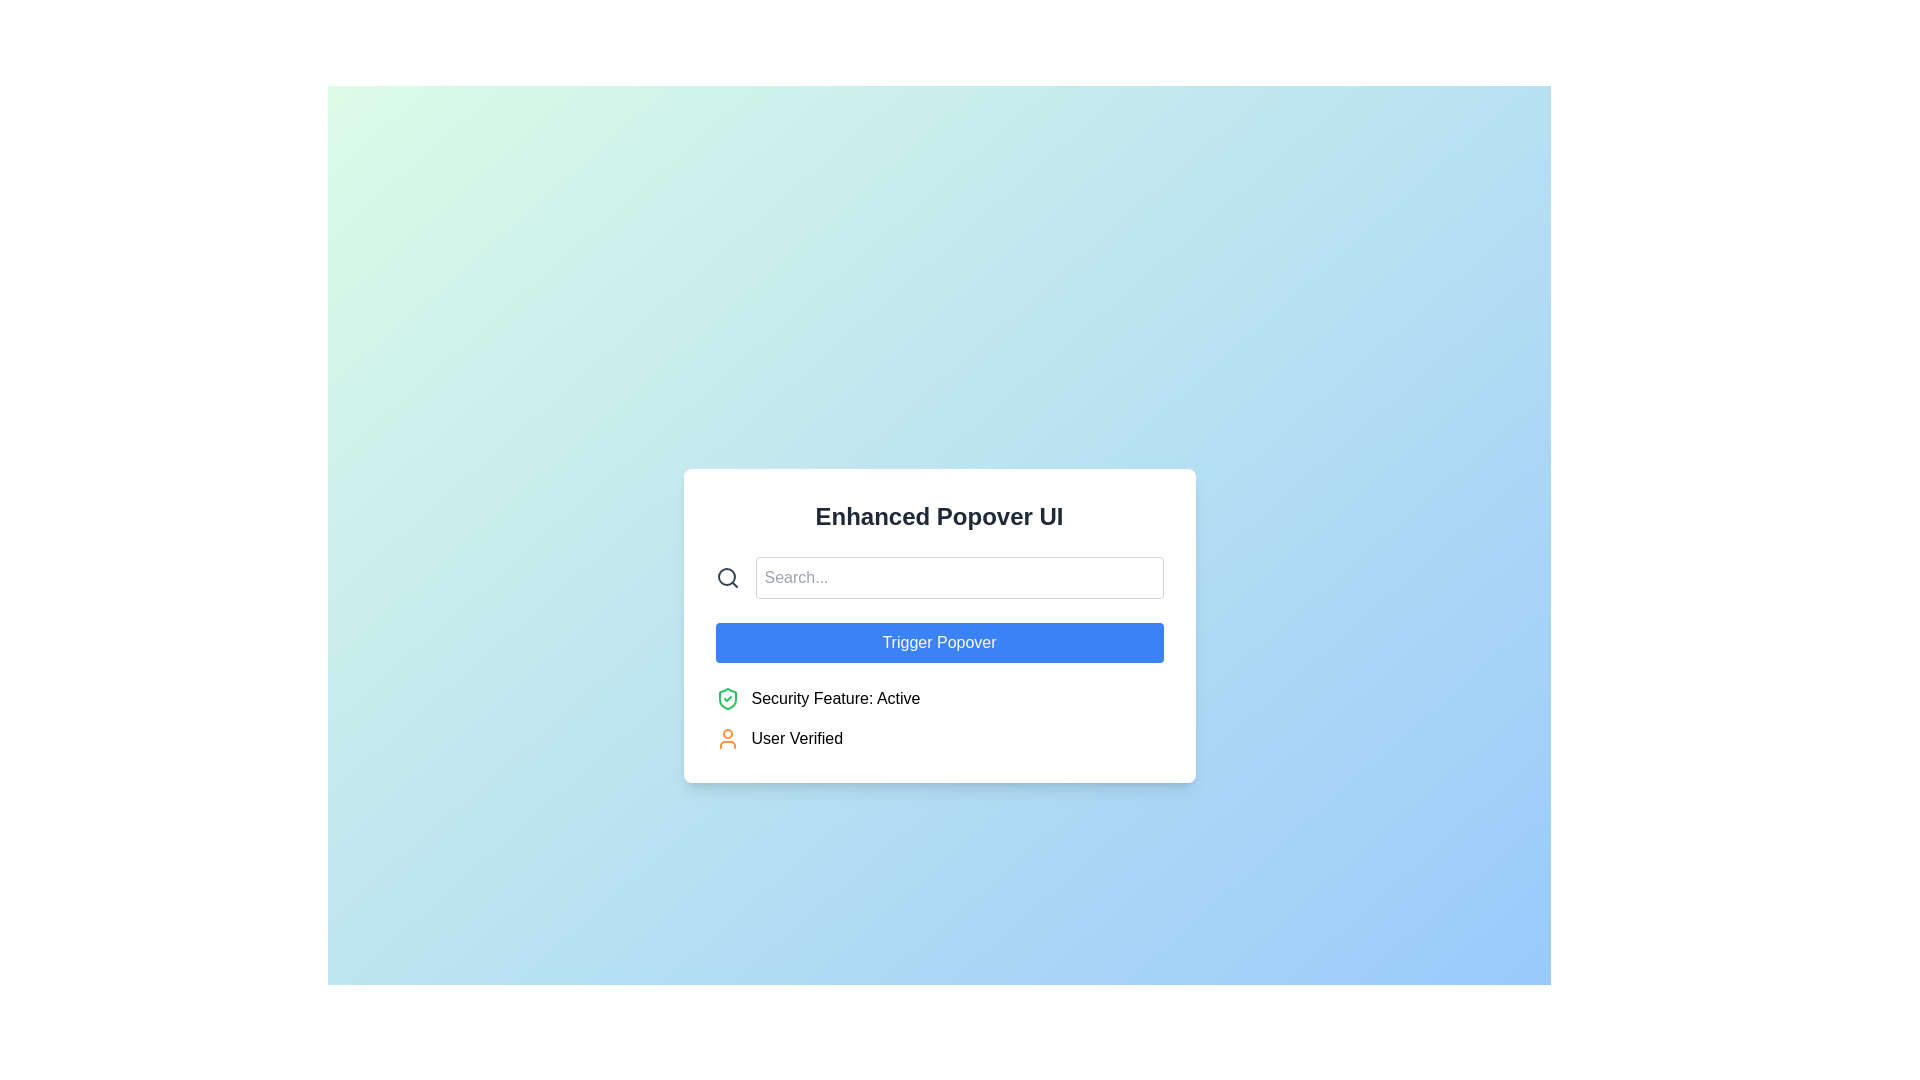  Describe the element at coordinates (726, 697) in the screenshot. I see `the status indicator icon located on the left side of the 'Security Feature: Active' text, which confirms the activation of a specific feature` at that location.